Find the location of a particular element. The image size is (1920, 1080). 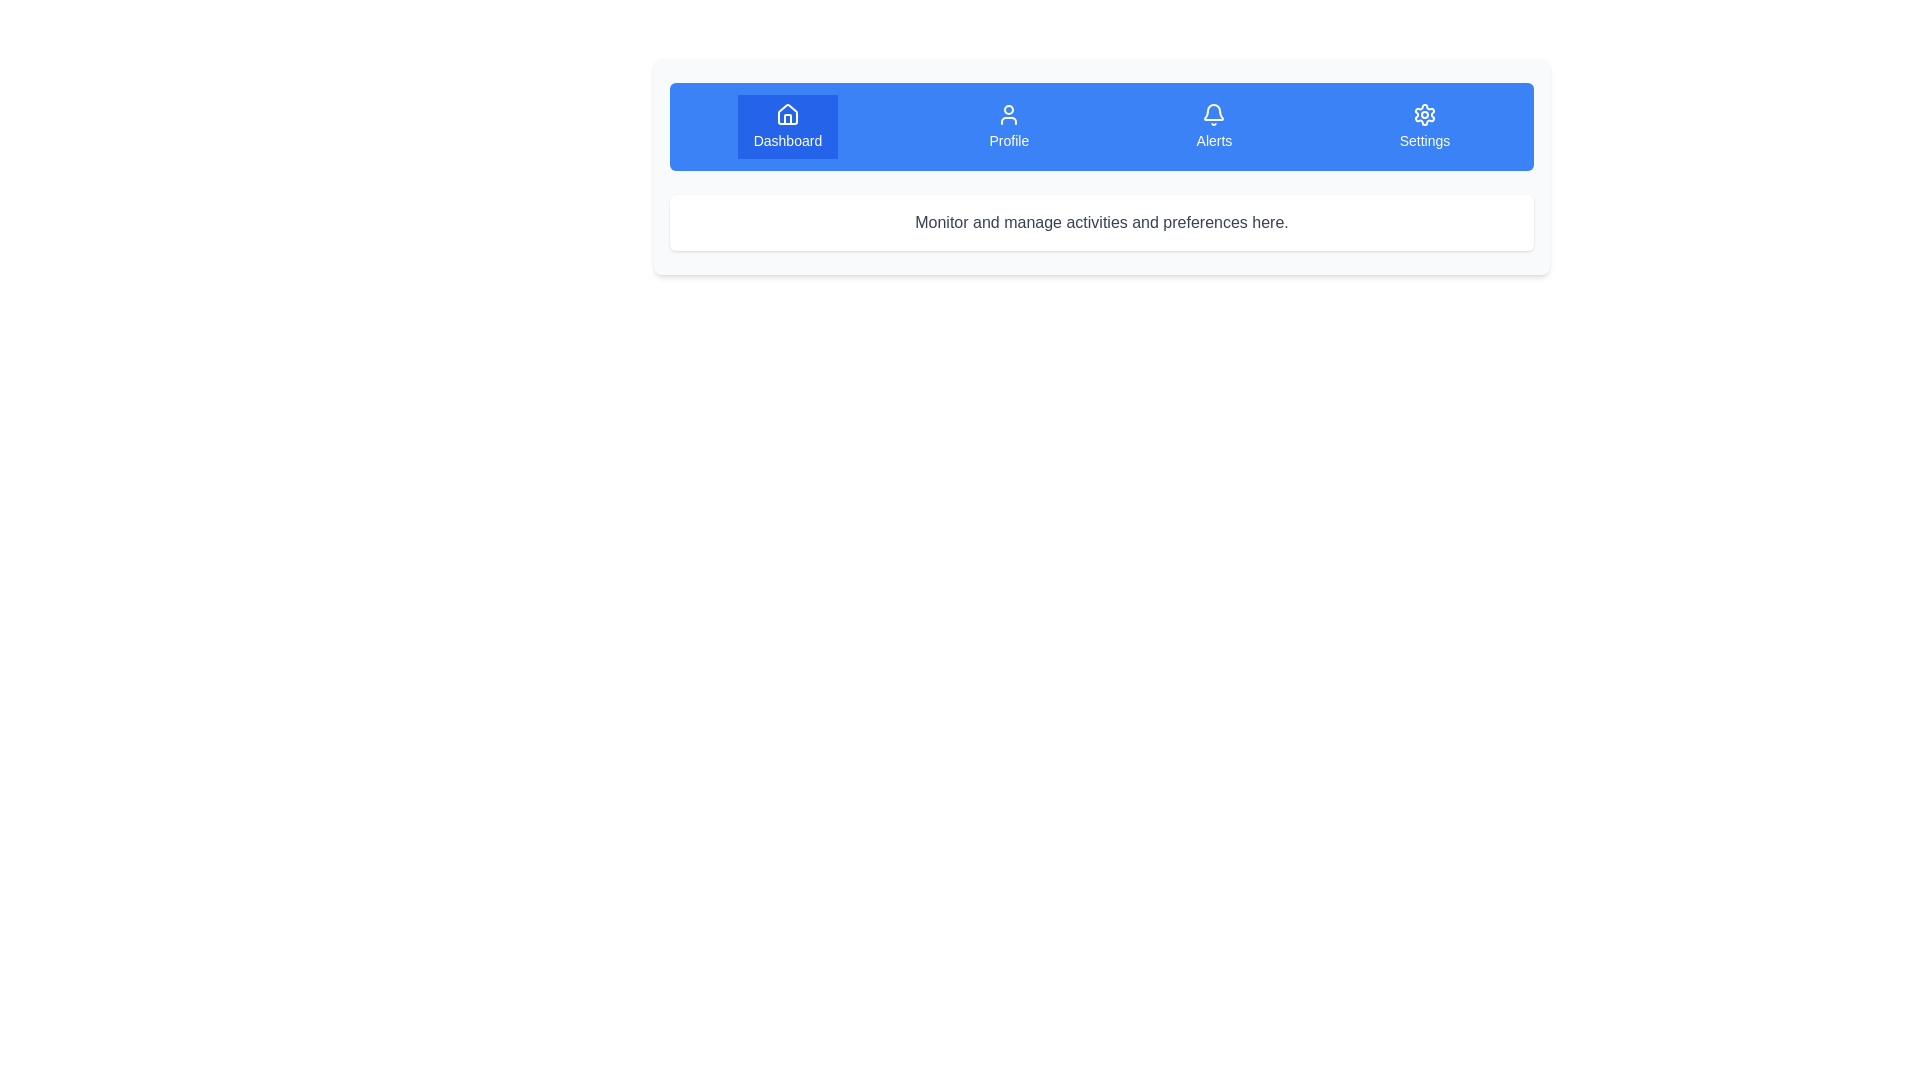

the alerts or notifications indicator icon in the horizontal navigation bar, located between the 'Profile' and 'Settings' icons is located at coordinates (1213, 112).